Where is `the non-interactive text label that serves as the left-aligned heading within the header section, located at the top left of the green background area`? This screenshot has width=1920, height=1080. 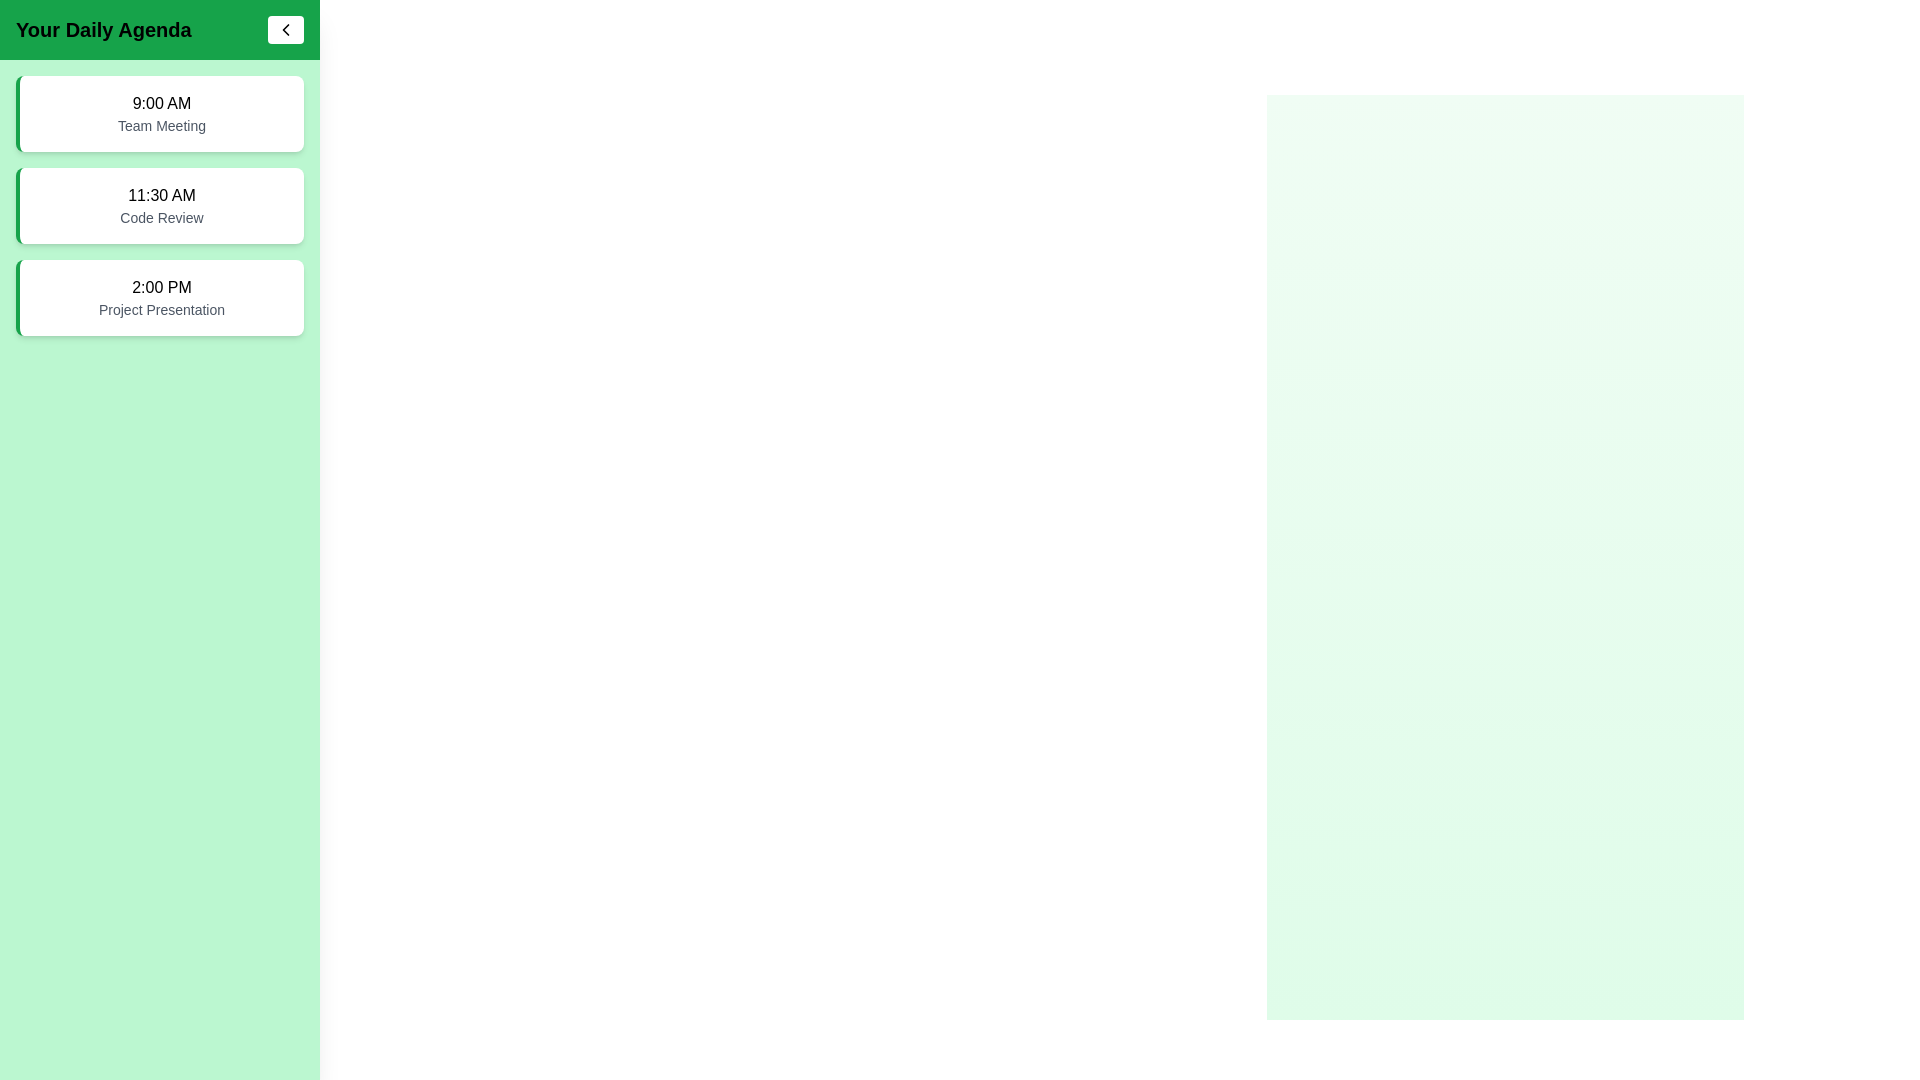
the non-interactive text label that serves as the left-aligned heading within the header section, located at the top left of the green background area is located at coordinates (102, 30).